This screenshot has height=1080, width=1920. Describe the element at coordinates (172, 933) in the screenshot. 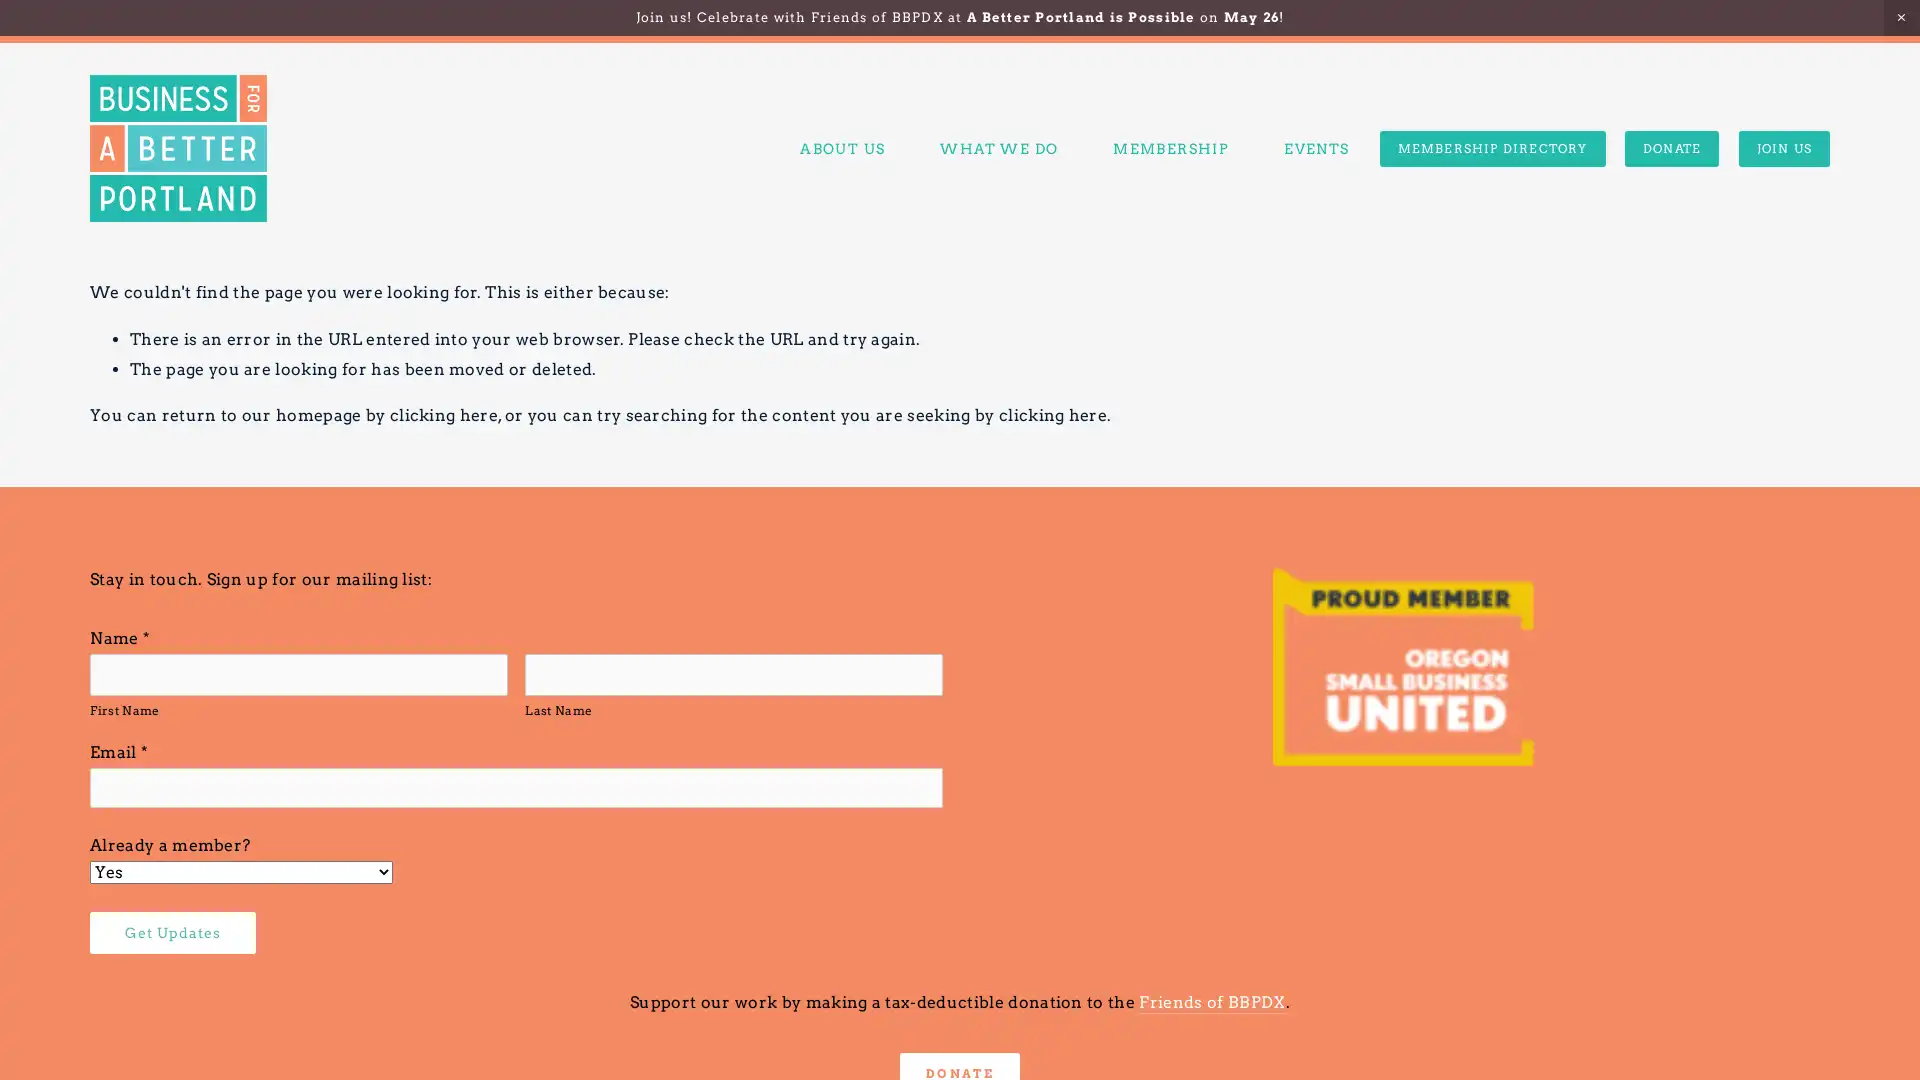

I see `Get Updates` at that location.